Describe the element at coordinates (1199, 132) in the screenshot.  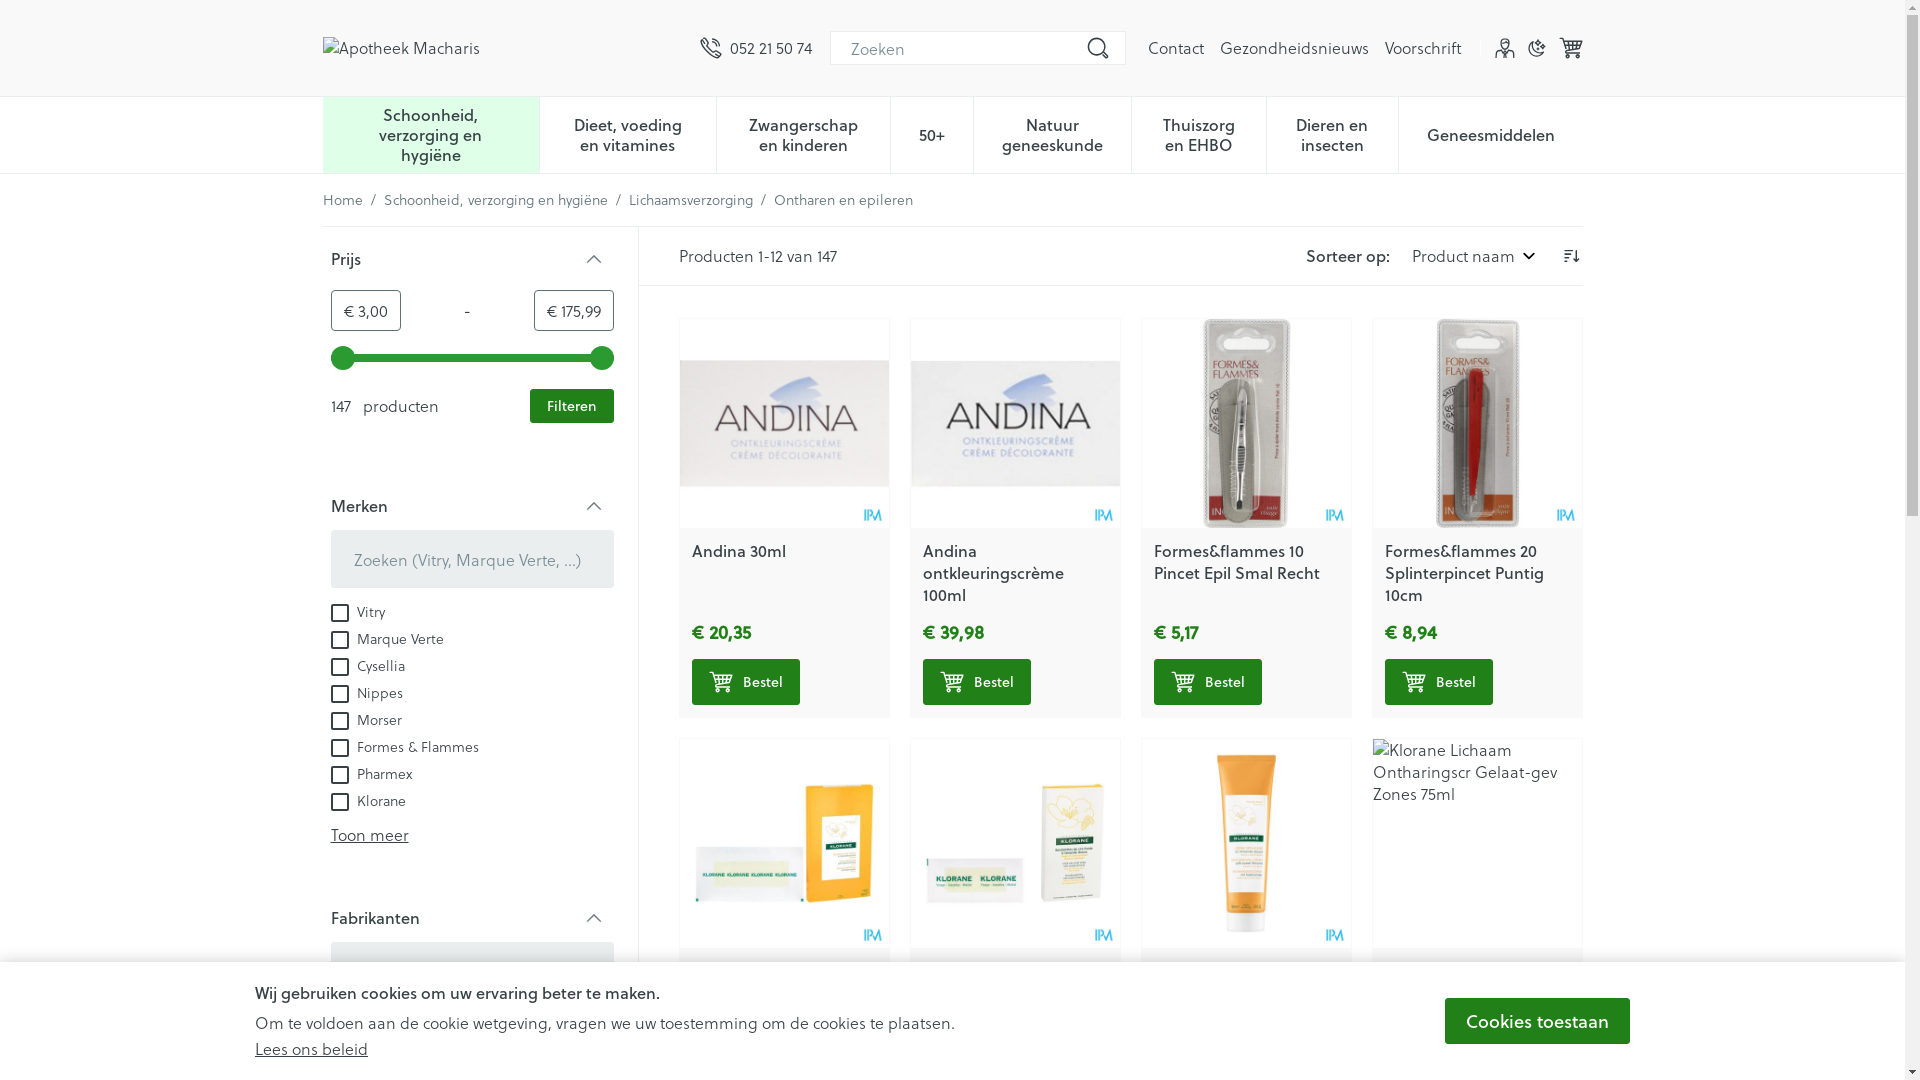
I see `'Thuiszorg en EHBO'` at that location.